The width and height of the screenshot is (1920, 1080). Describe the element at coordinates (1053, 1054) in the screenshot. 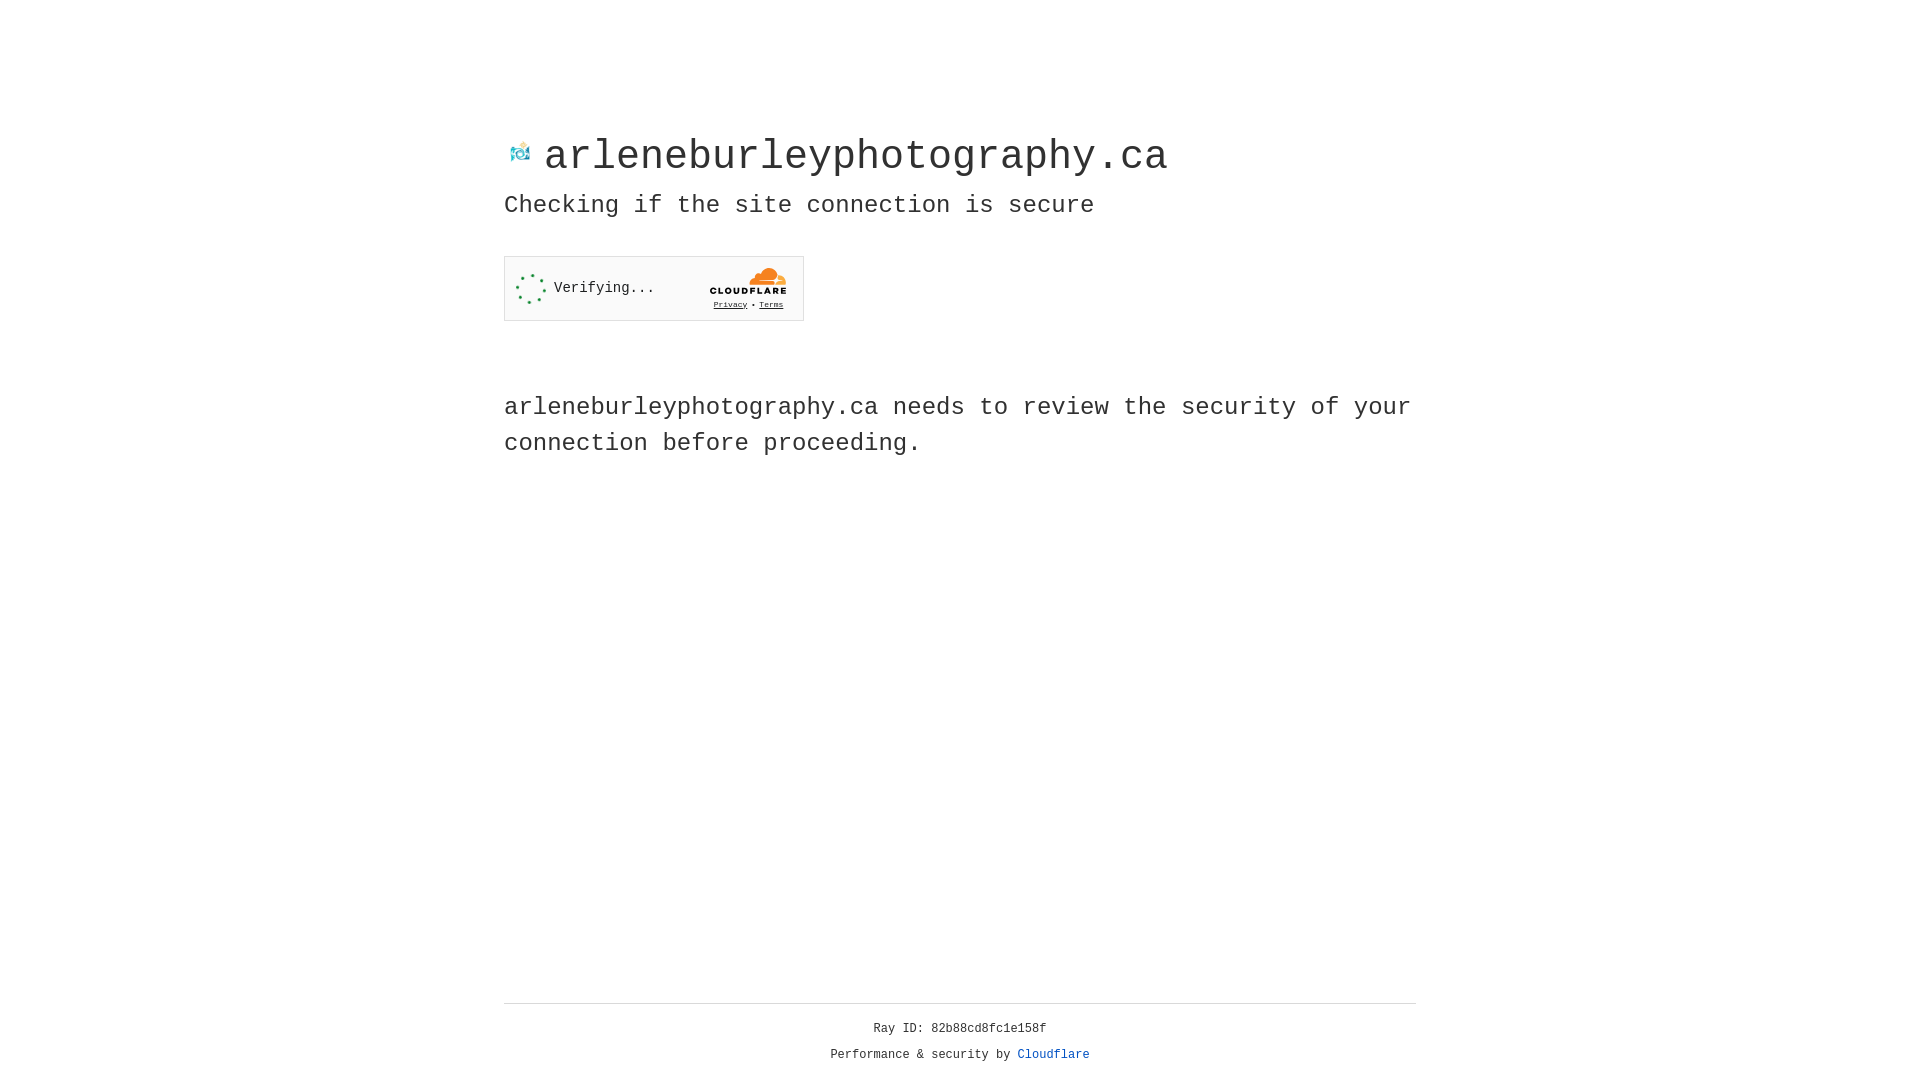

I see `'Cloudflare'` at that location.